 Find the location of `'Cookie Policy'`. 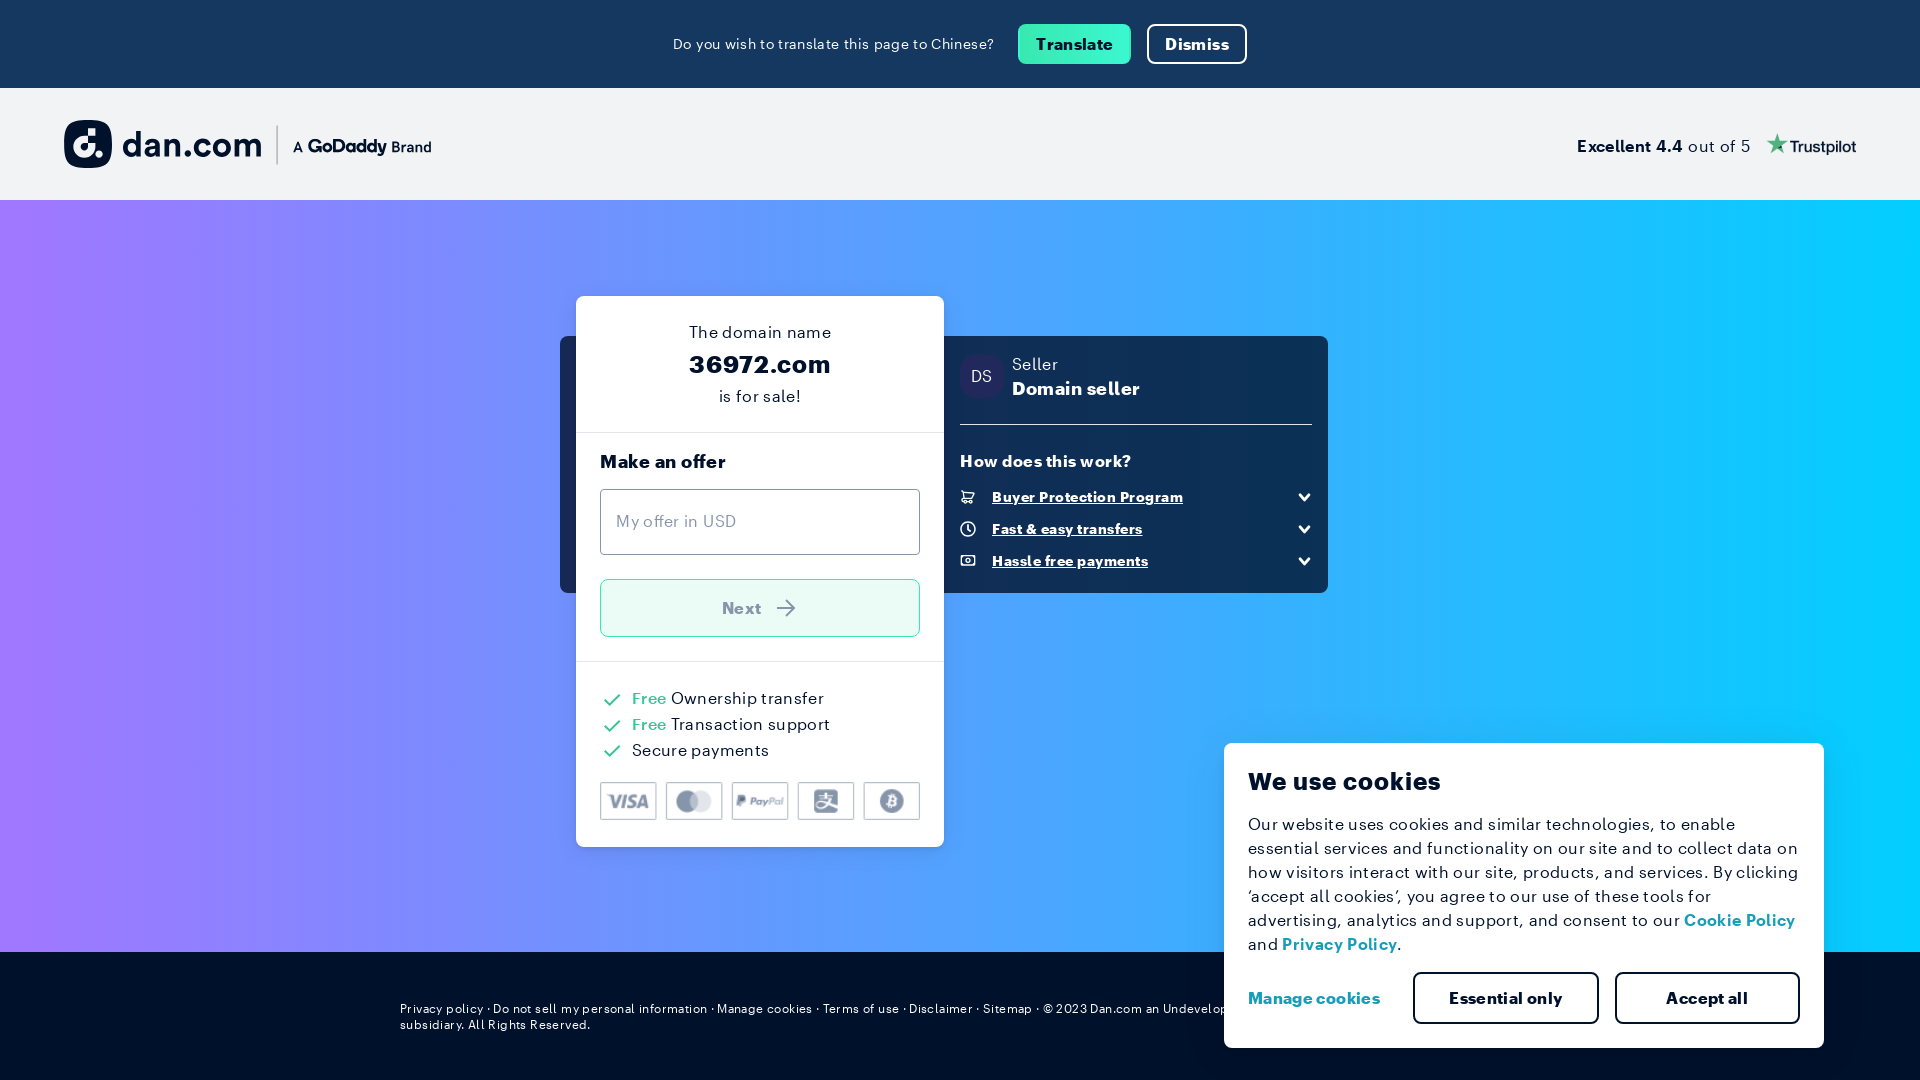

'Cookie Policy' is located at coordinates (1683, 919).